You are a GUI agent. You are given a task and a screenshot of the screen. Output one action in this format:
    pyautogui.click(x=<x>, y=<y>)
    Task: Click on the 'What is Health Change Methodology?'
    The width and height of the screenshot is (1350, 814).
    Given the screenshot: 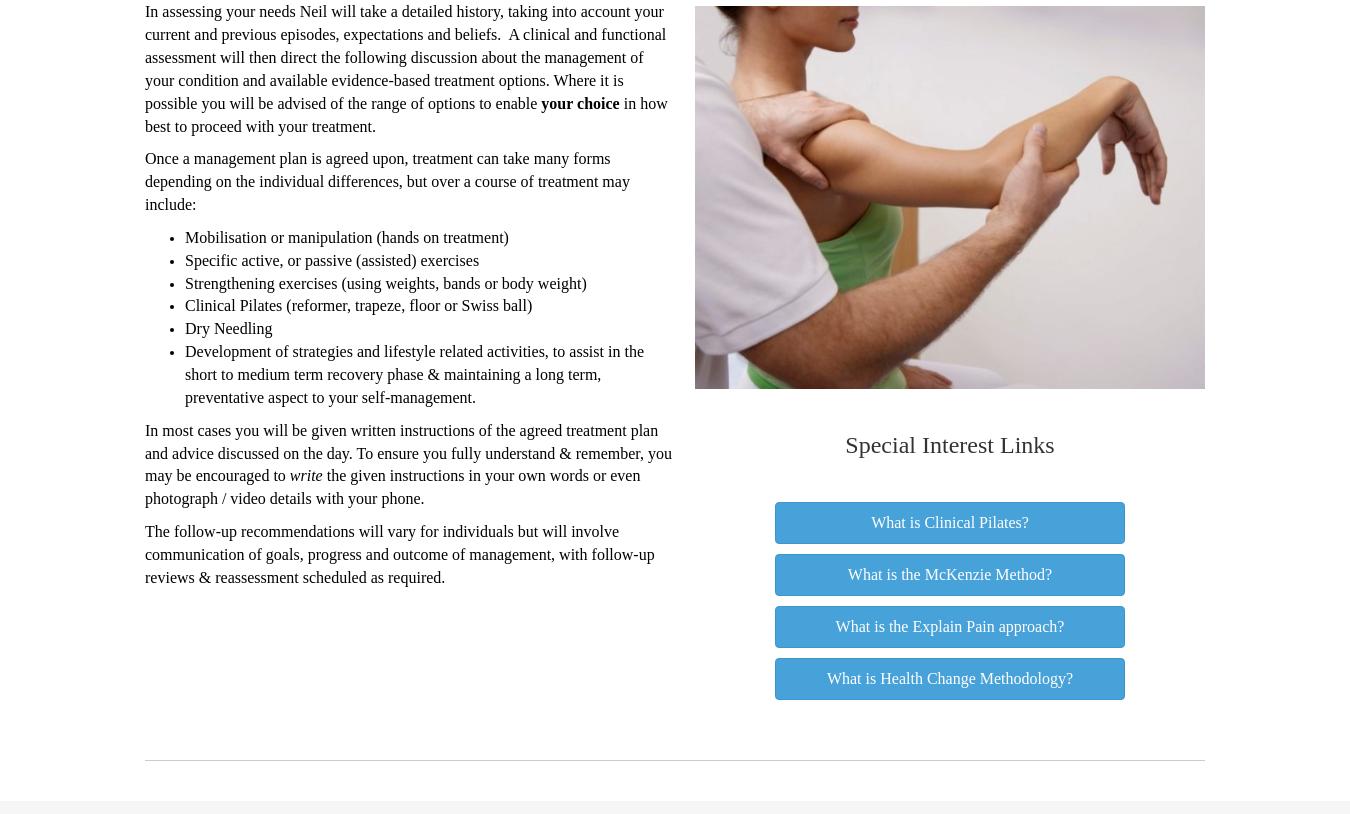 What is the action you would take?
    pyautogui.click(x=948, y=678)
    